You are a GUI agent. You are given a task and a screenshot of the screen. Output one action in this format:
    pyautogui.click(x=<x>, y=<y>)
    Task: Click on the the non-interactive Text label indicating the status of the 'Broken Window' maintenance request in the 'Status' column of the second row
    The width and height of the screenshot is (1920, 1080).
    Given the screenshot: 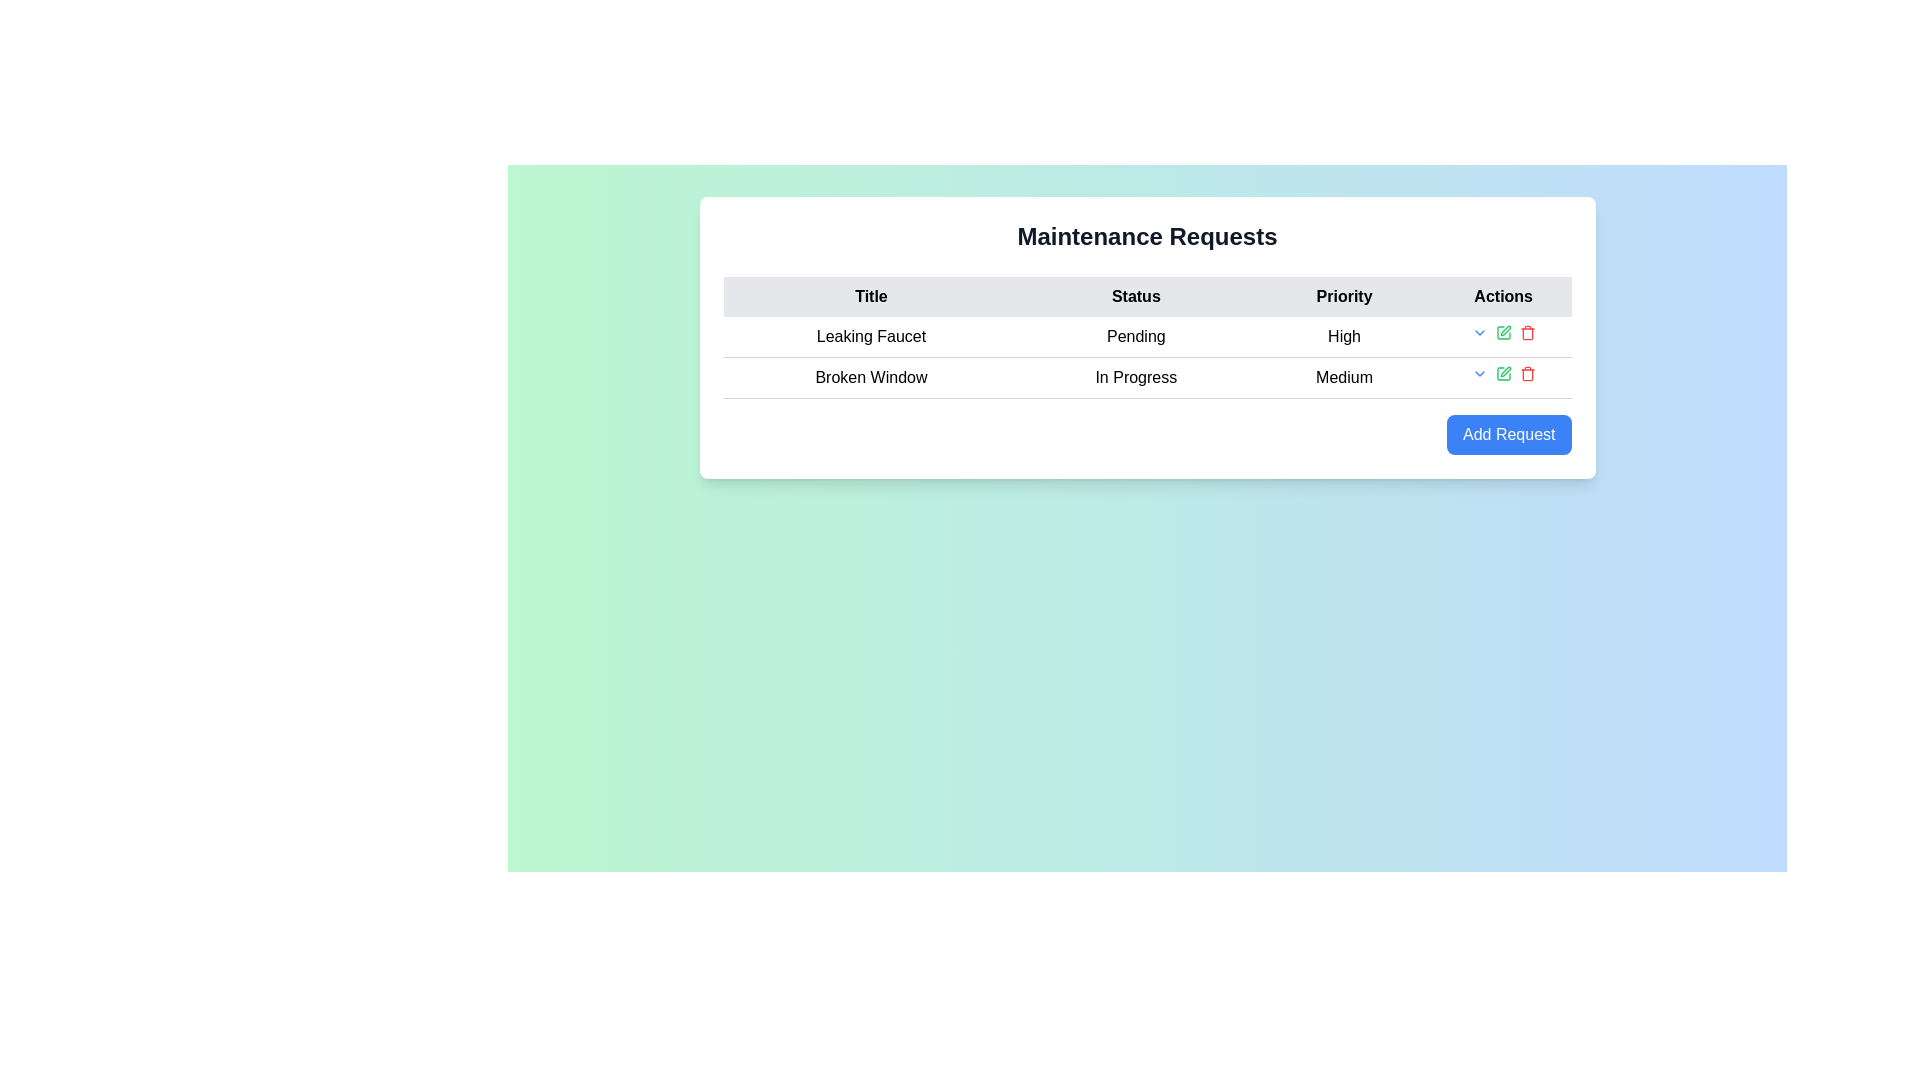 What is the action you would take?
    pyautogui.click(x=1136, y=378)
    